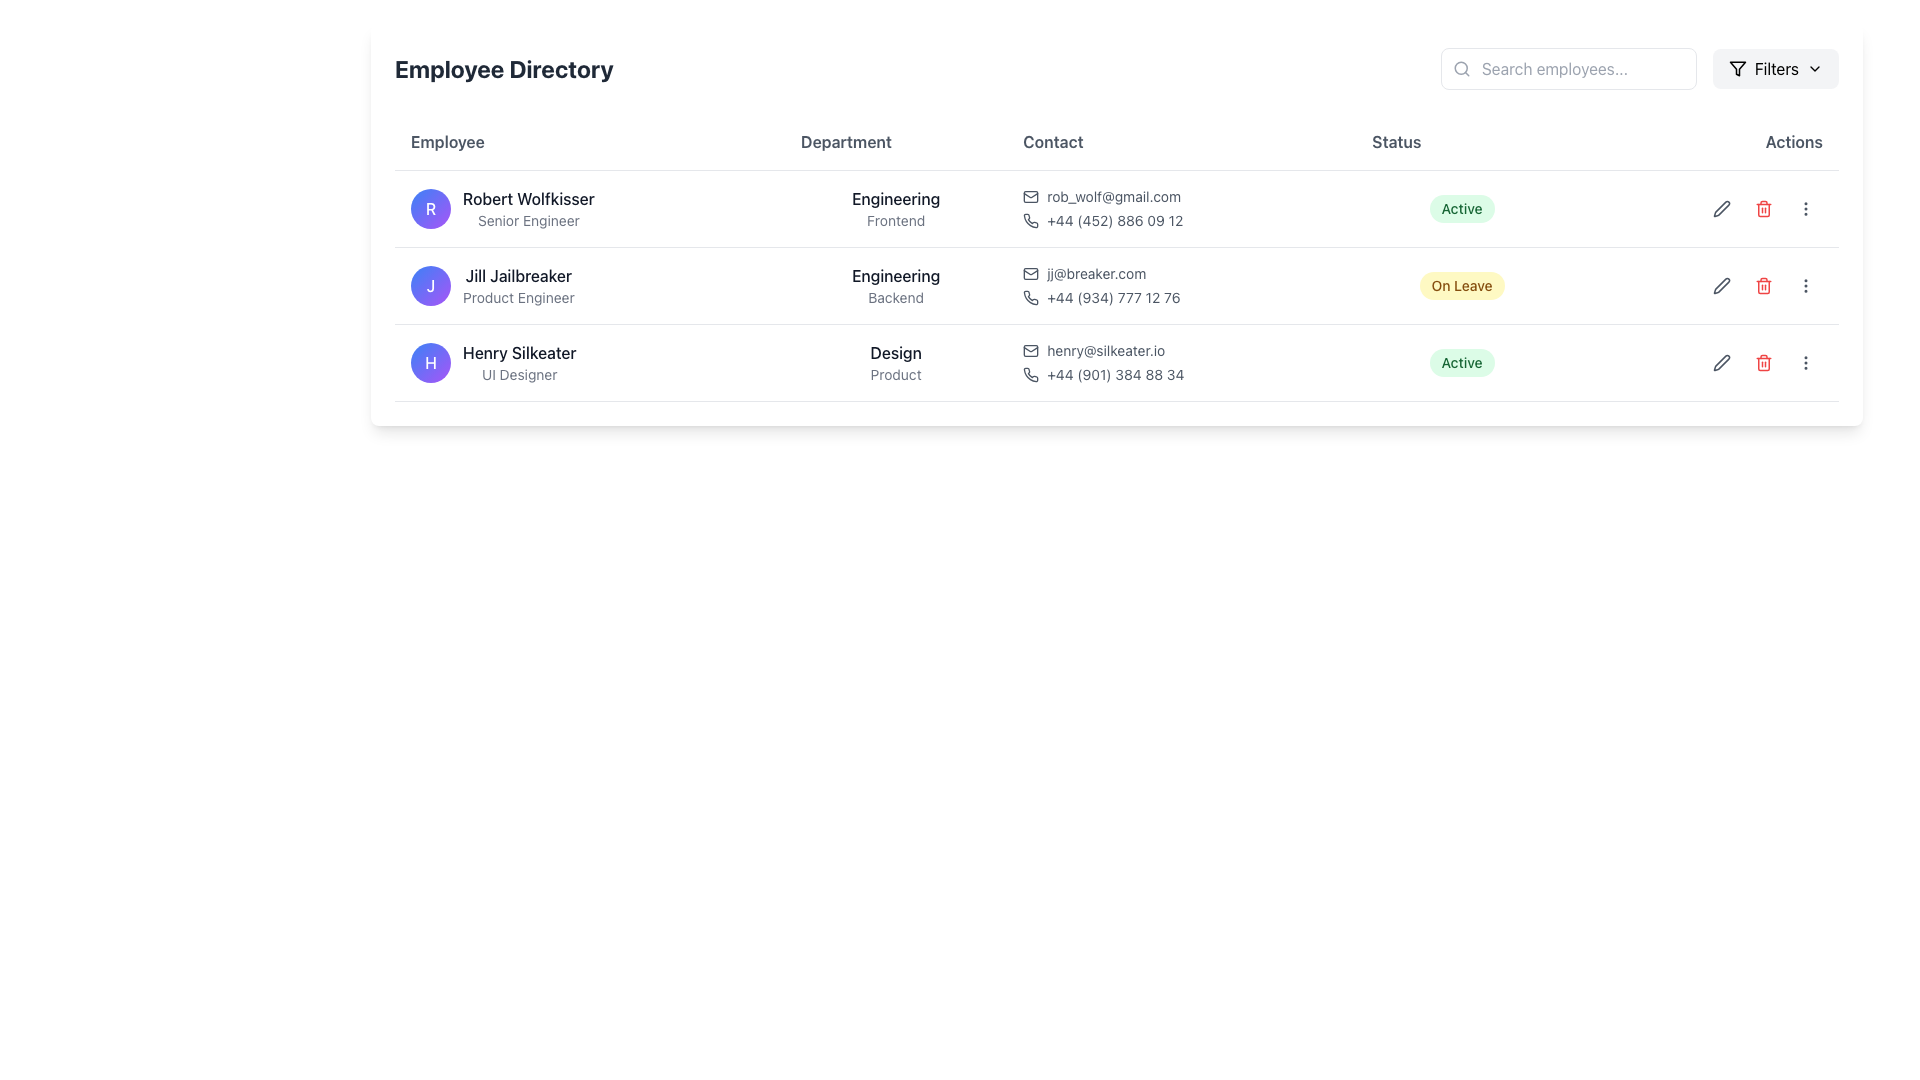 The image size is (1920, 1080). I want to click on the 'Status' label in the second row of the data table associated with 'Jill Jailbreaker', so click(1462, 285).